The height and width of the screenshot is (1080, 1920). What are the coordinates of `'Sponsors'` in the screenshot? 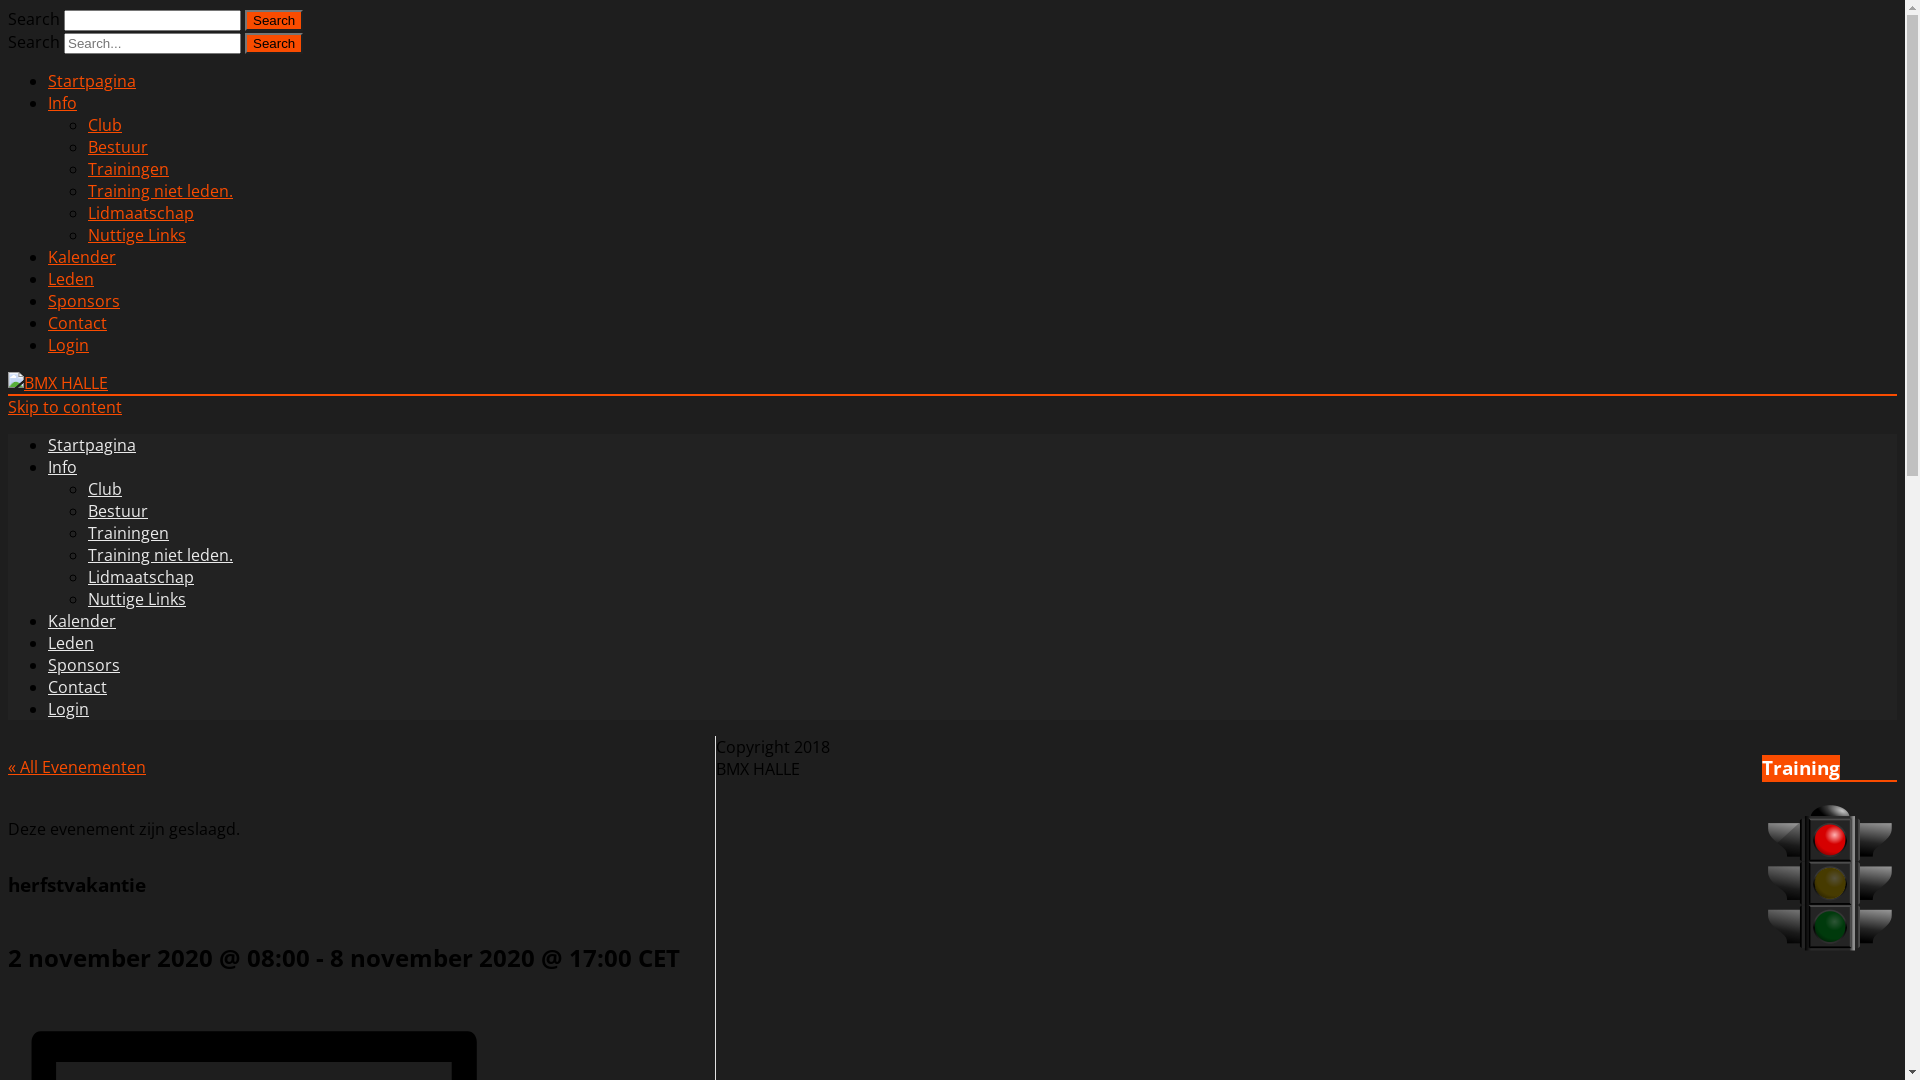 It's located at (48, 664).